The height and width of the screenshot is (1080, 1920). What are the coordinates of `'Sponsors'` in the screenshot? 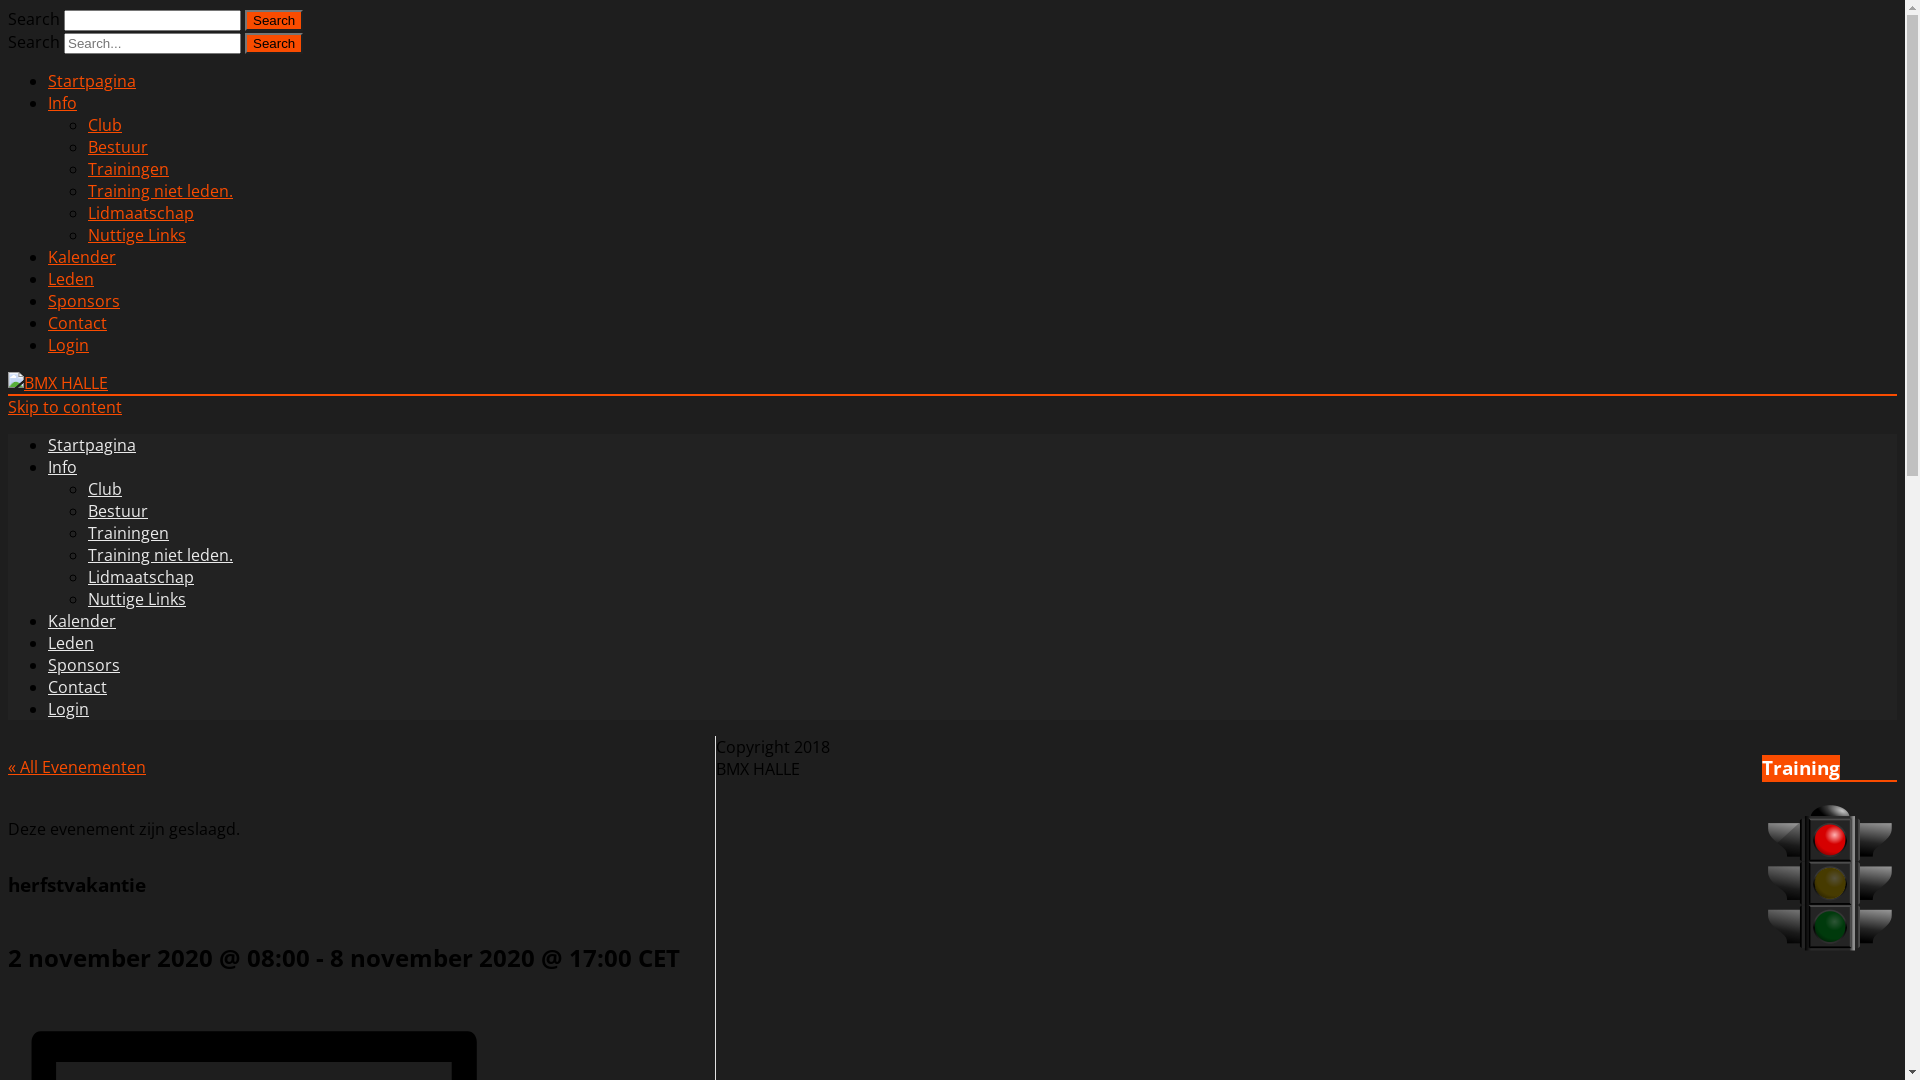 It's located at (48, 664).